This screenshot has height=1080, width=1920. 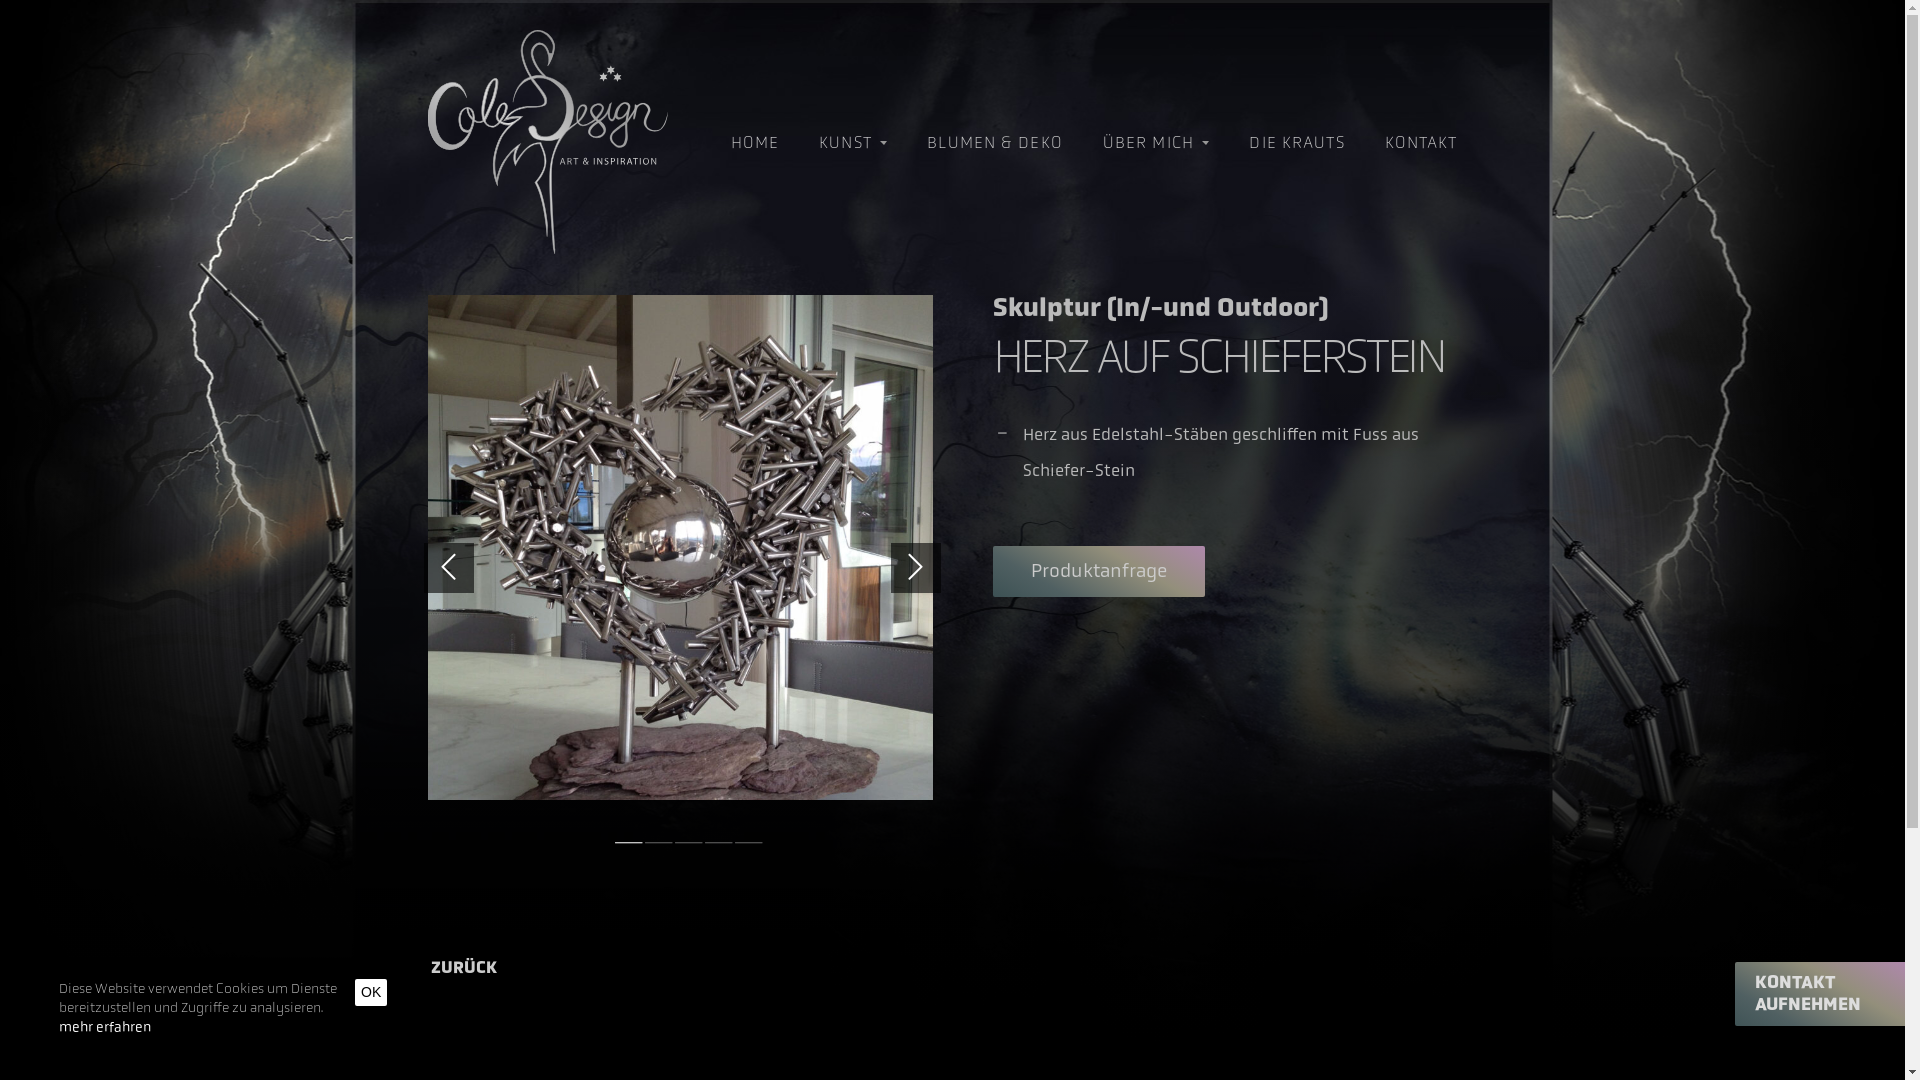 What do you see at coordinates (1296, 141) in the screenshot?
I see `'DIE KRAUTS'` at bounding box center [1296, 141].